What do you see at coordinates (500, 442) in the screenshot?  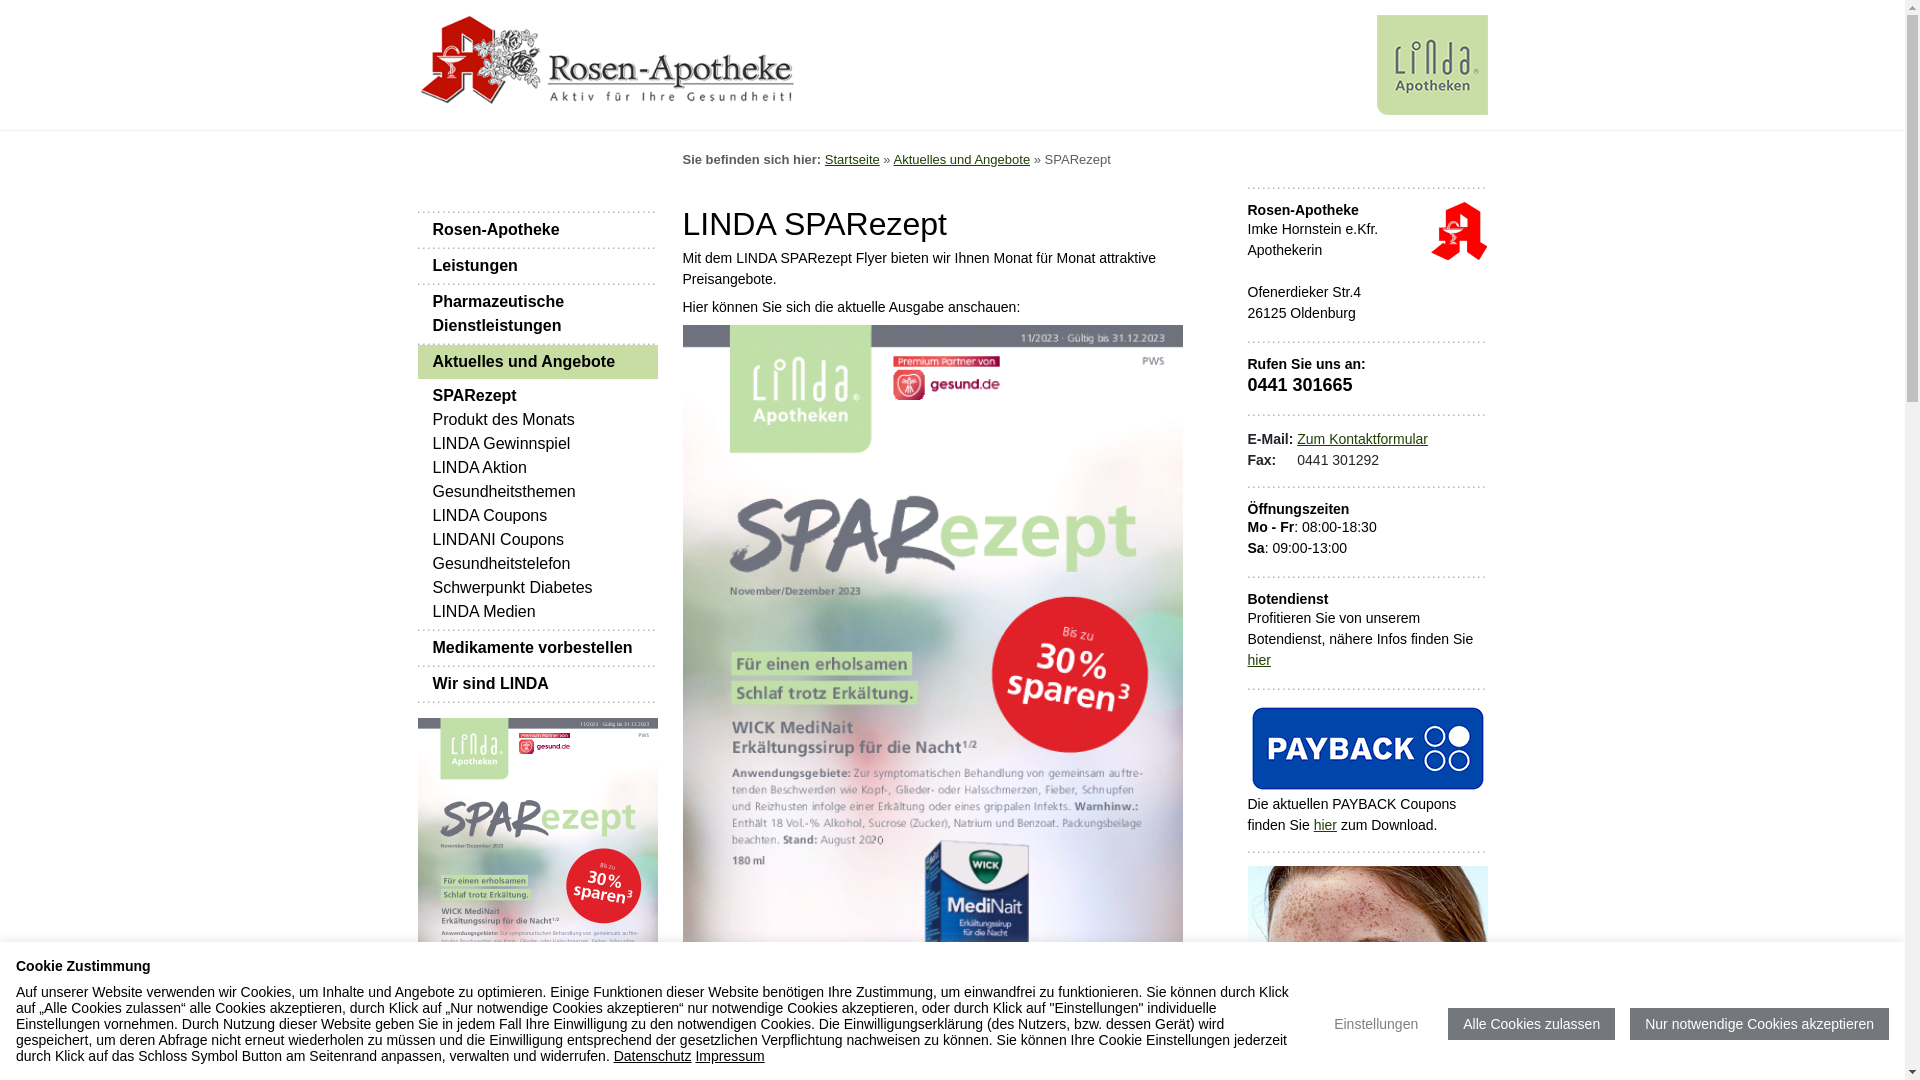 I see `'LINDA Gewinnspiel'` at bounding box center [500, 442].